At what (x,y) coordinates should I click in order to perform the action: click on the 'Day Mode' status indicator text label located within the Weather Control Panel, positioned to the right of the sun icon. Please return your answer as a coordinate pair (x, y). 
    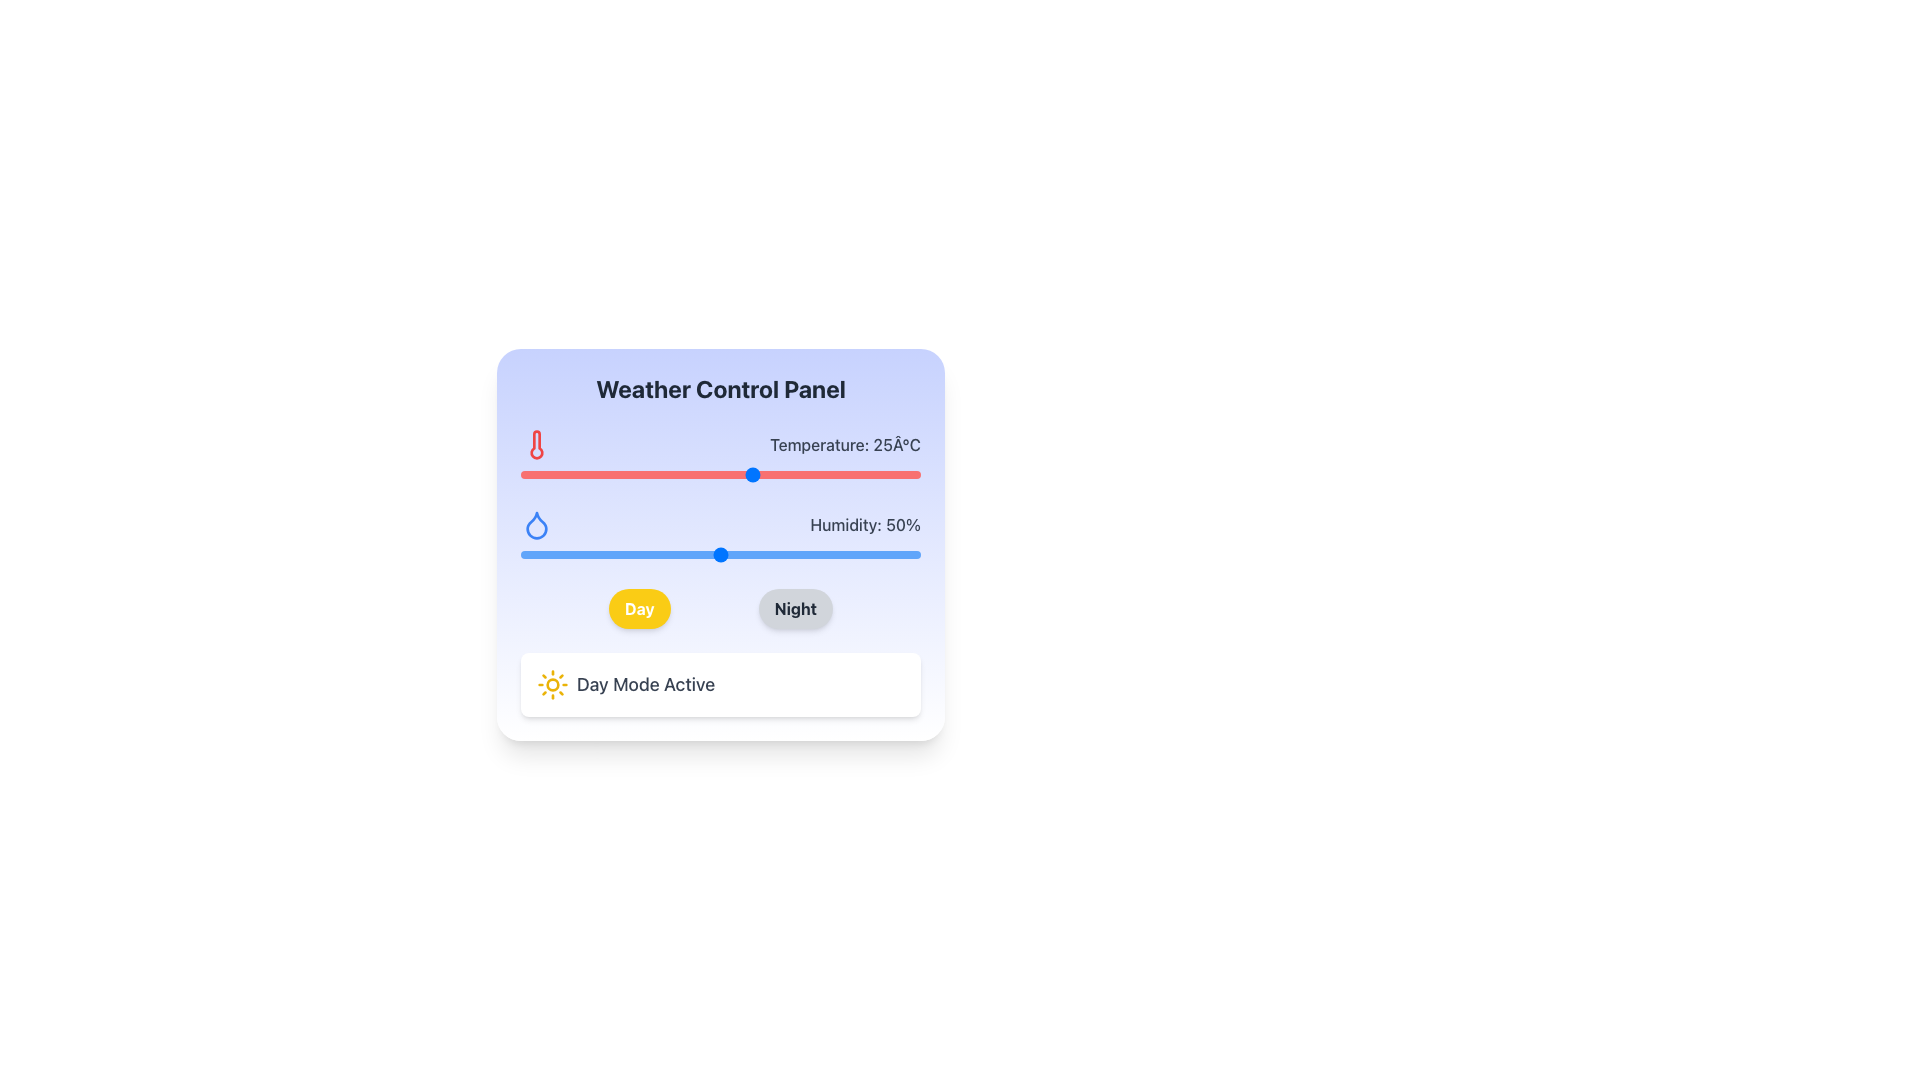
    Looking at the image, I should click on (646, 684).